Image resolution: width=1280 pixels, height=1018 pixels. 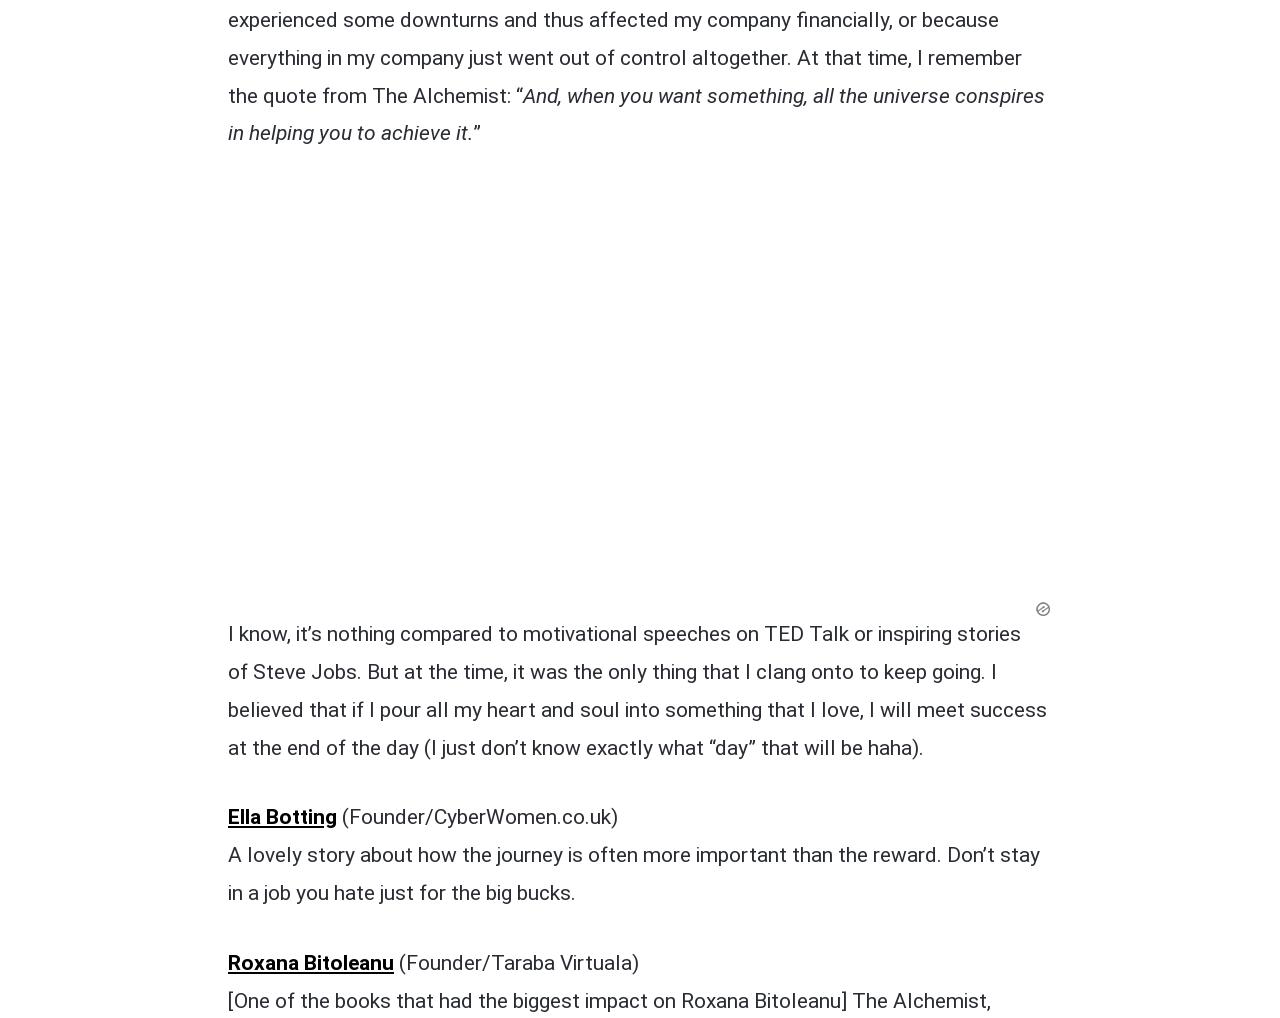 What do you see at coordinates (476, 402) in the screenshot?
I see `'(Founder/CyberWomen.co.uk)'` at bounding box center [476, 402].